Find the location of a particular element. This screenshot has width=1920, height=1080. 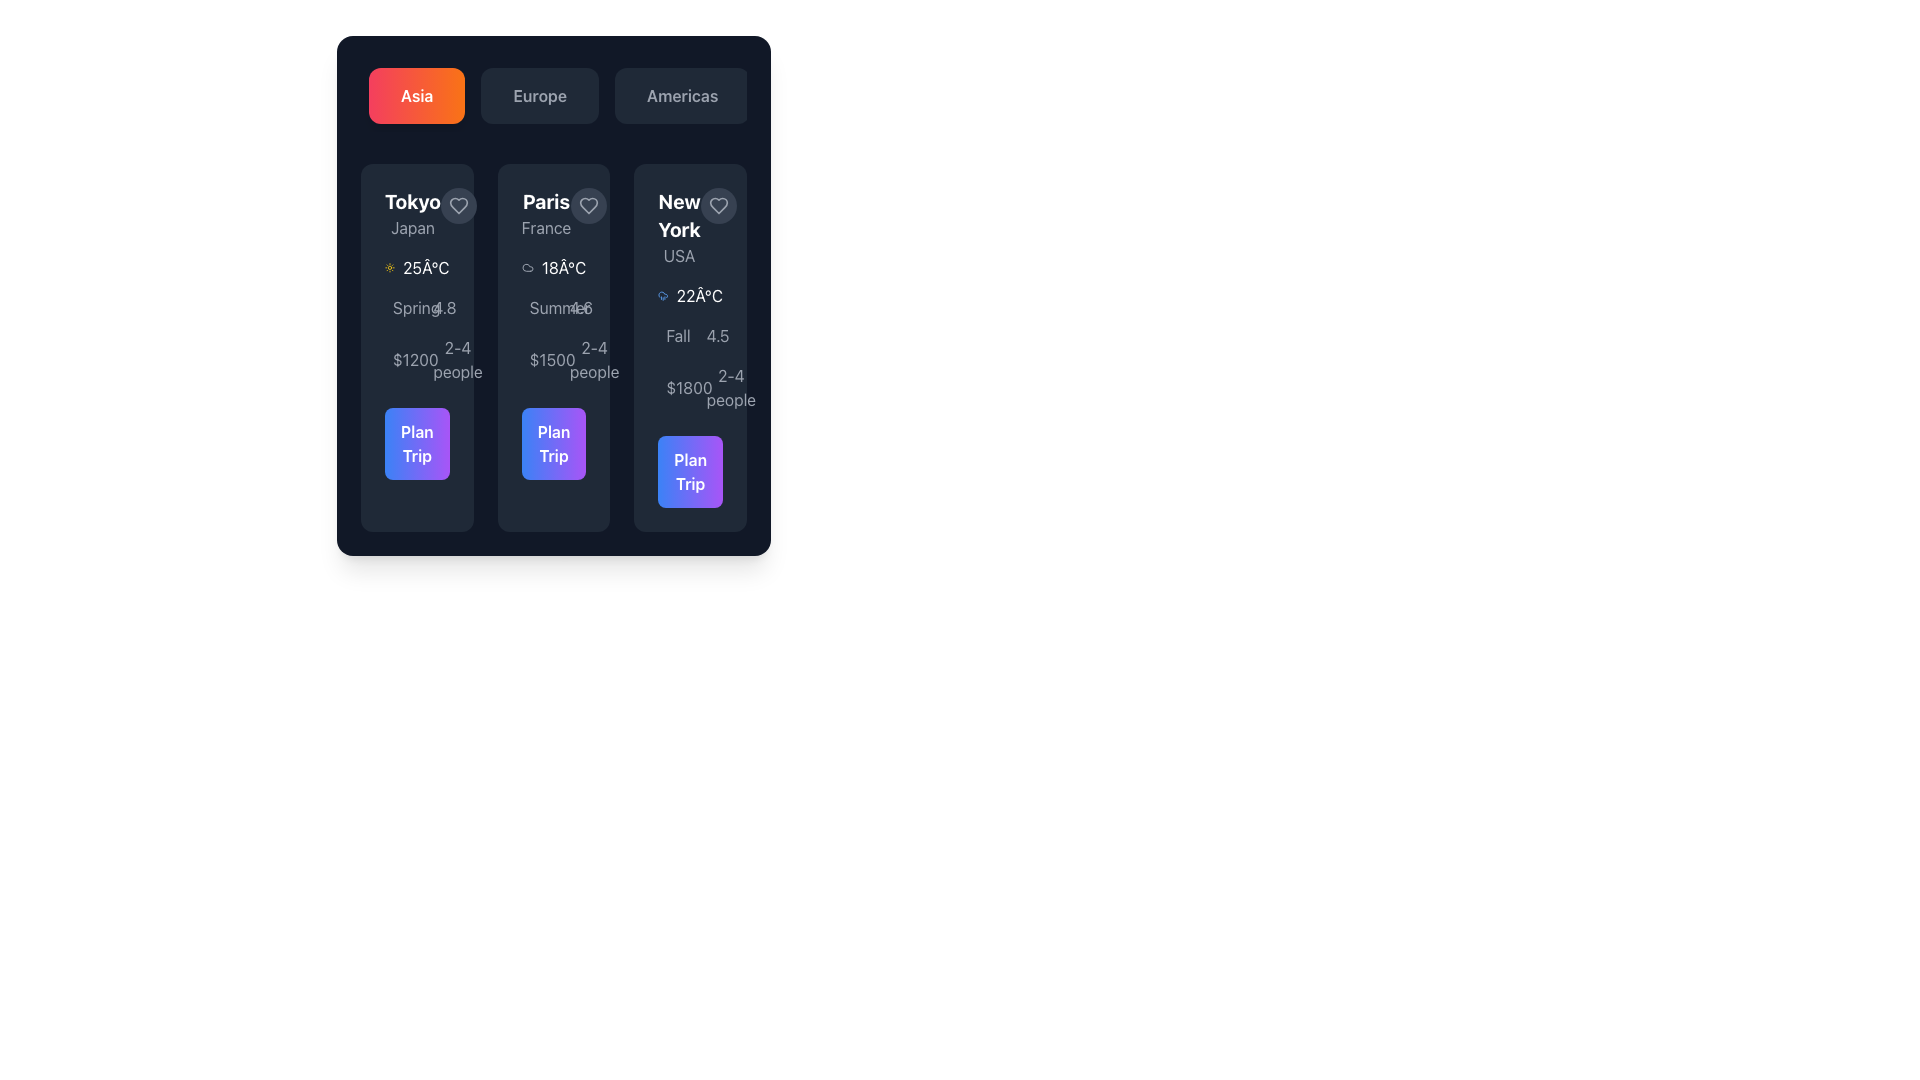

the heart icon located at the top-right corner of the New York trip card, adjacent to the card's title, which serves as a favorite or like button is located at coordinates (718, 205).